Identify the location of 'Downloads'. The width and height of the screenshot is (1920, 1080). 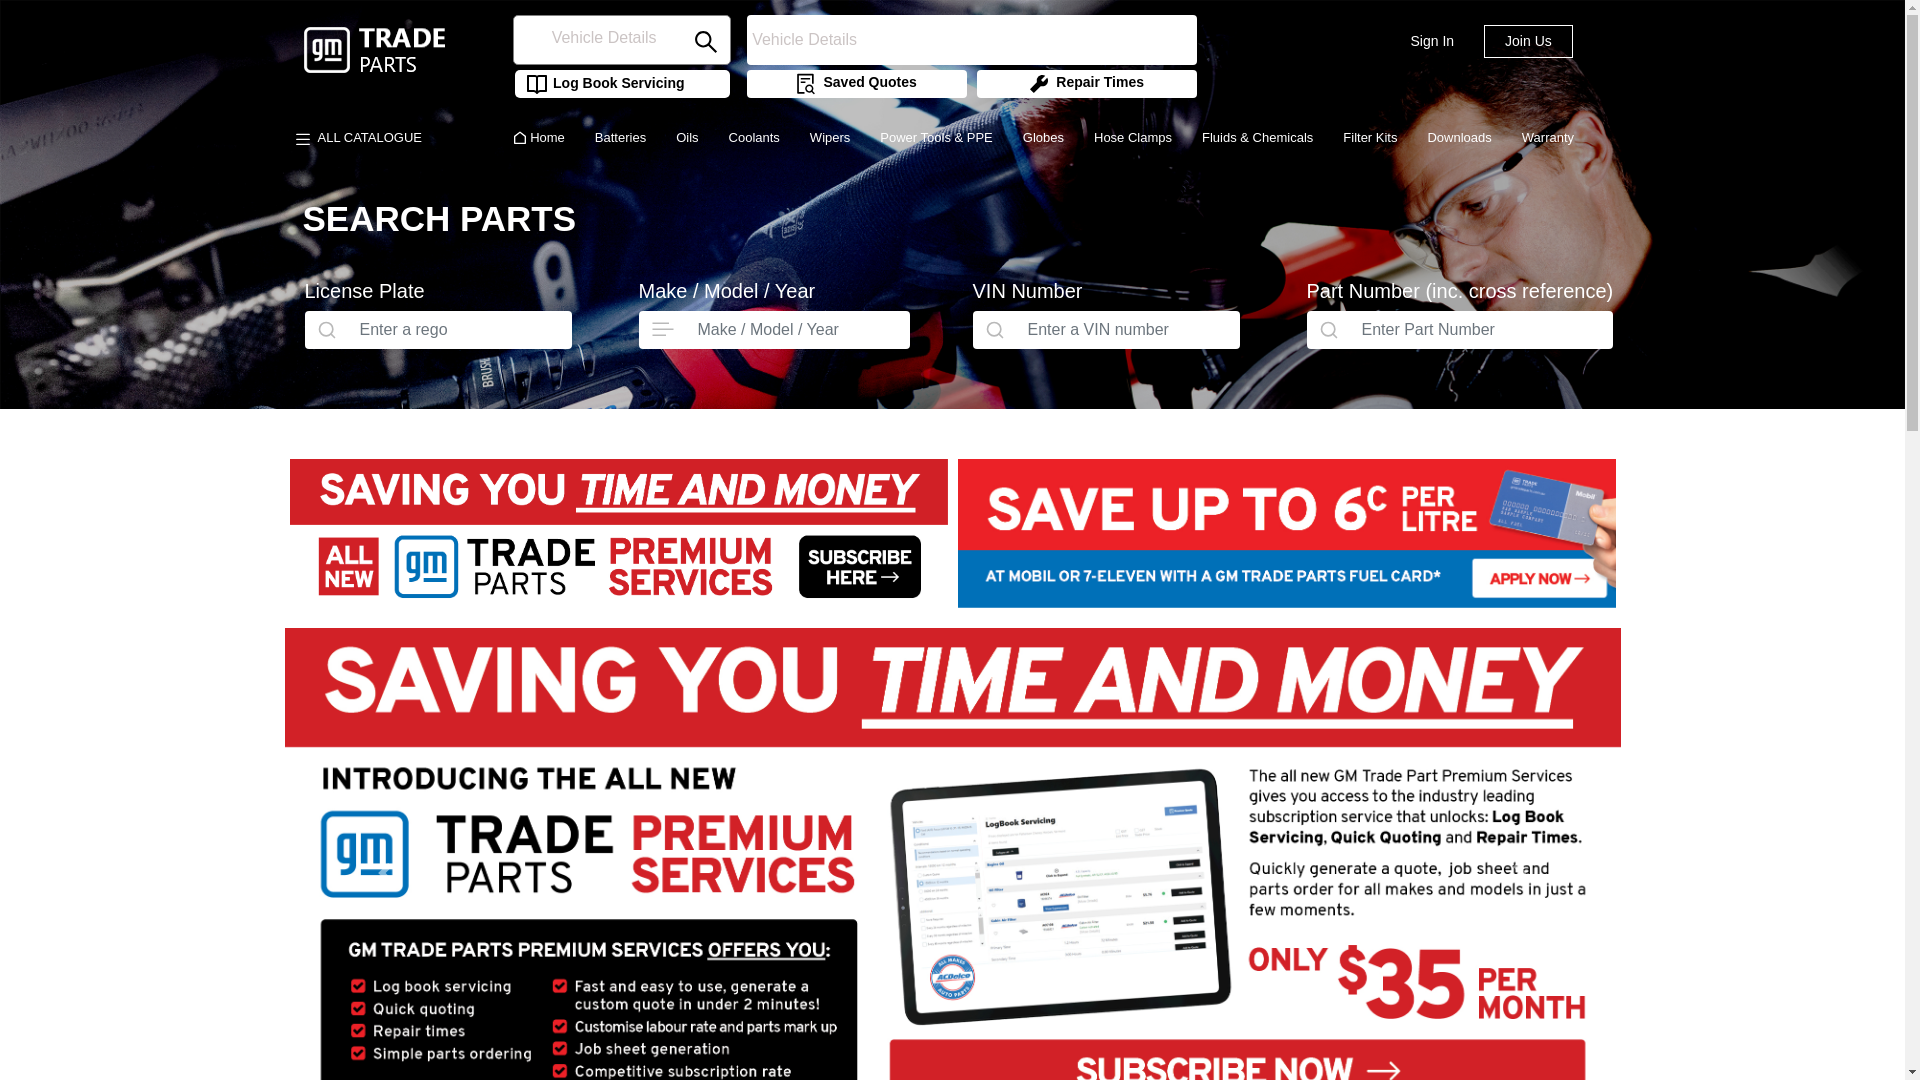
(1459, 137).